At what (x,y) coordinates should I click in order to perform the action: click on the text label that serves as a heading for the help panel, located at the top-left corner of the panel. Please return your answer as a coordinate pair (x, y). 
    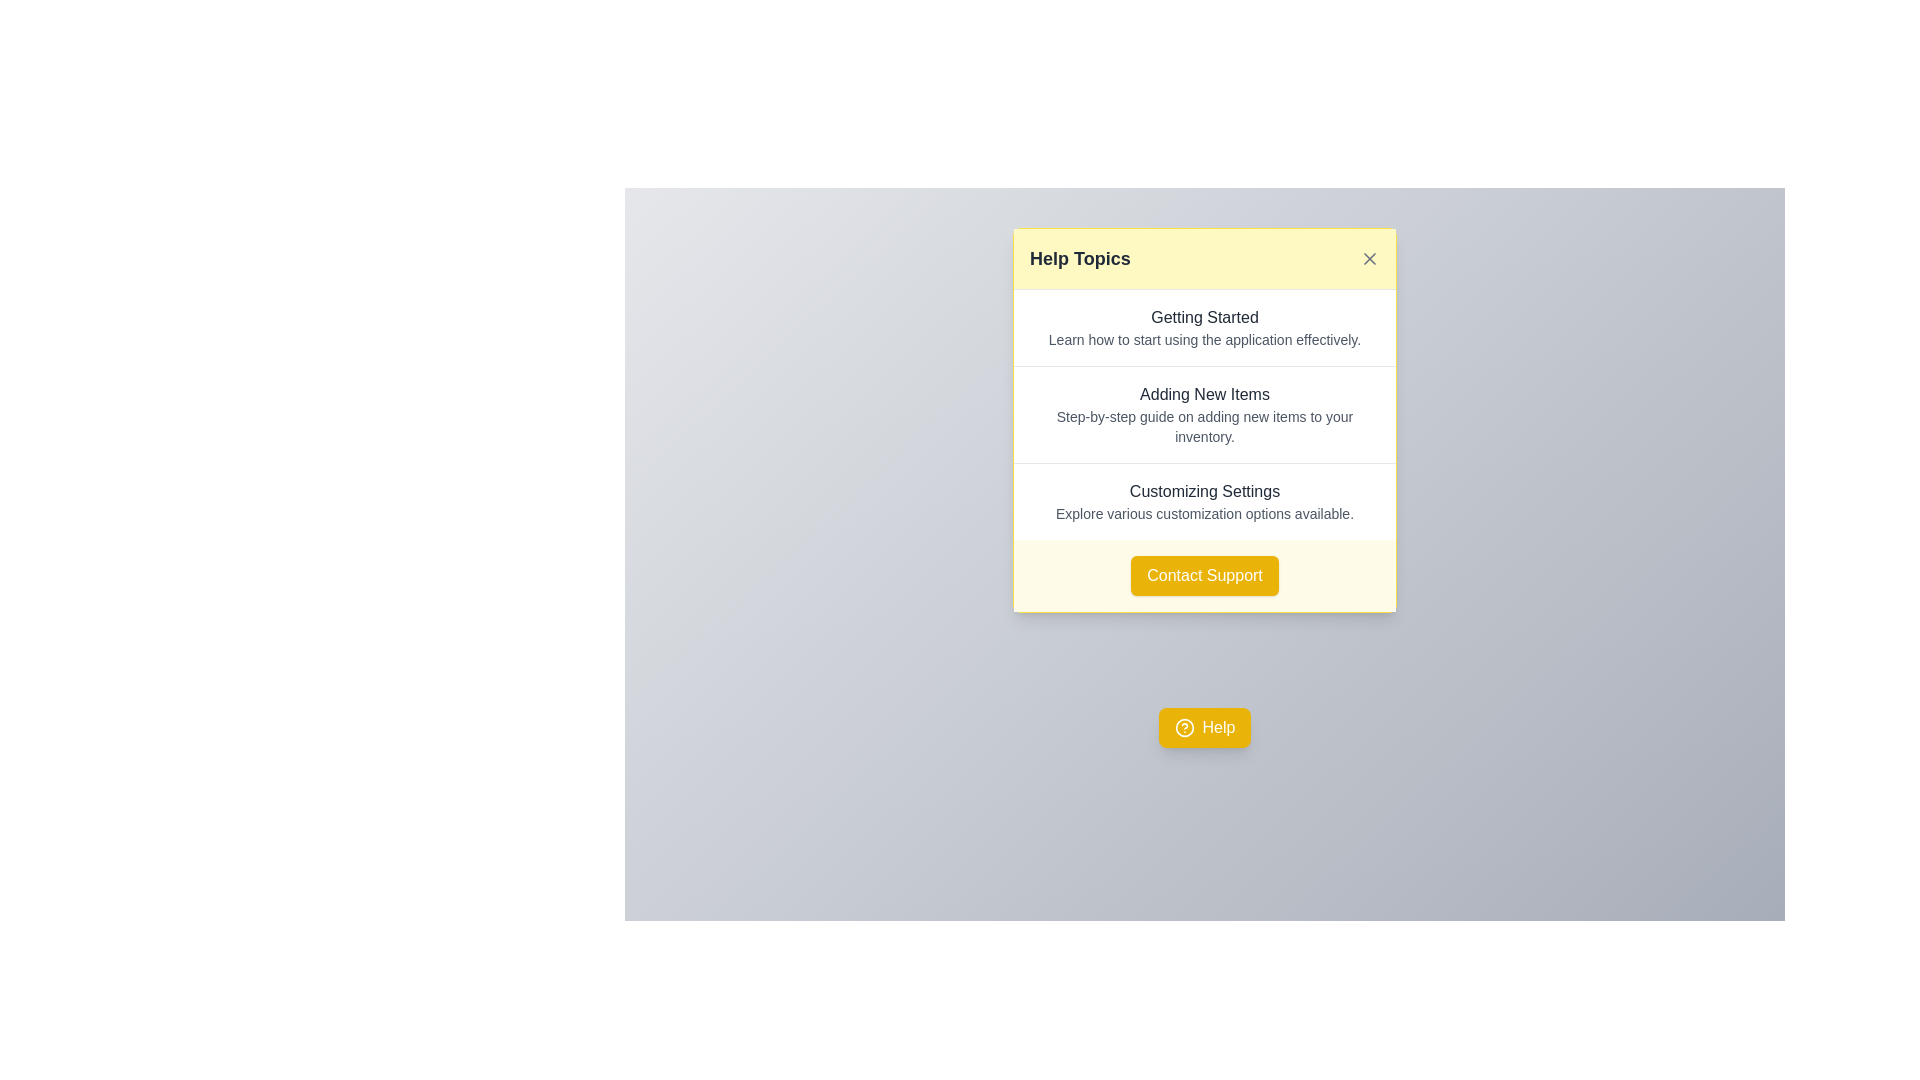
    Looking at the image, I should click on (1079, 257).